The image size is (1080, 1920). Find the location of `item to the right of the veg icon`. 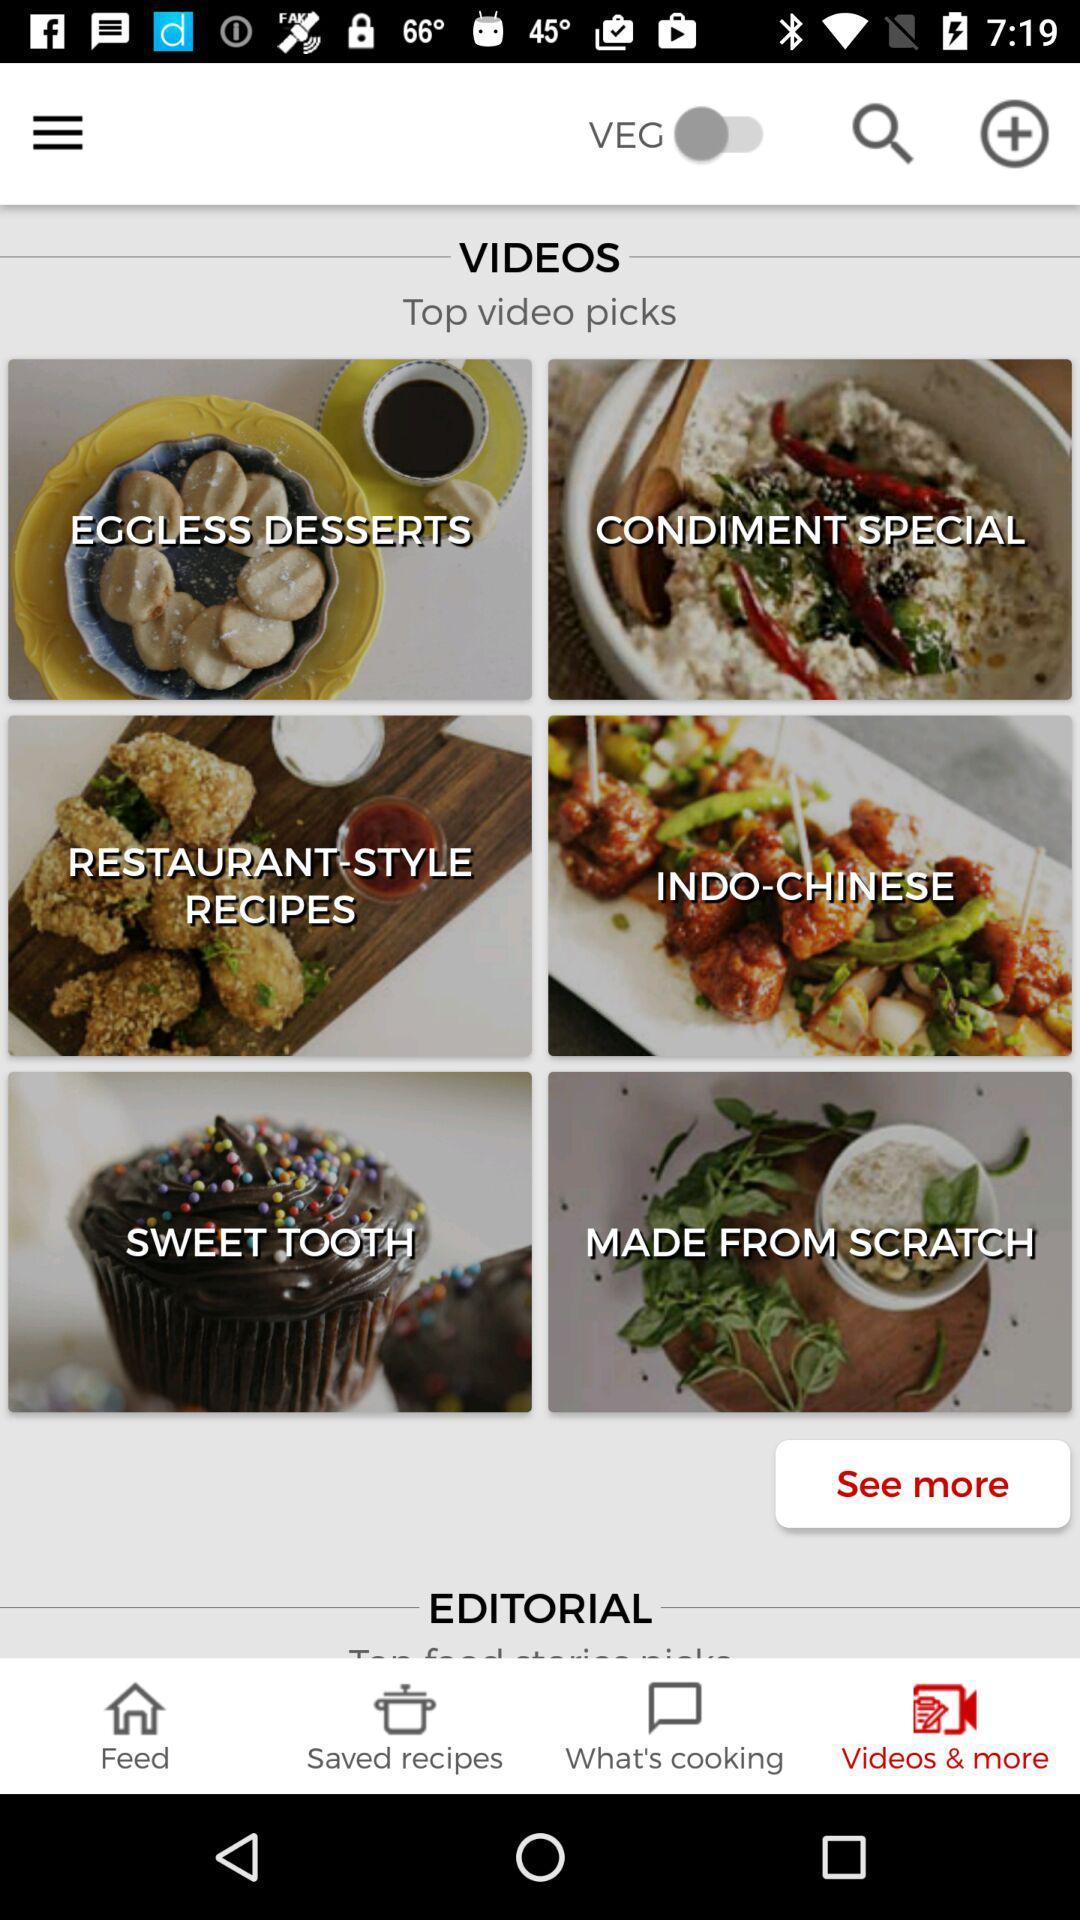

item to the right of the veg icon is located at coordinates (882, 132).